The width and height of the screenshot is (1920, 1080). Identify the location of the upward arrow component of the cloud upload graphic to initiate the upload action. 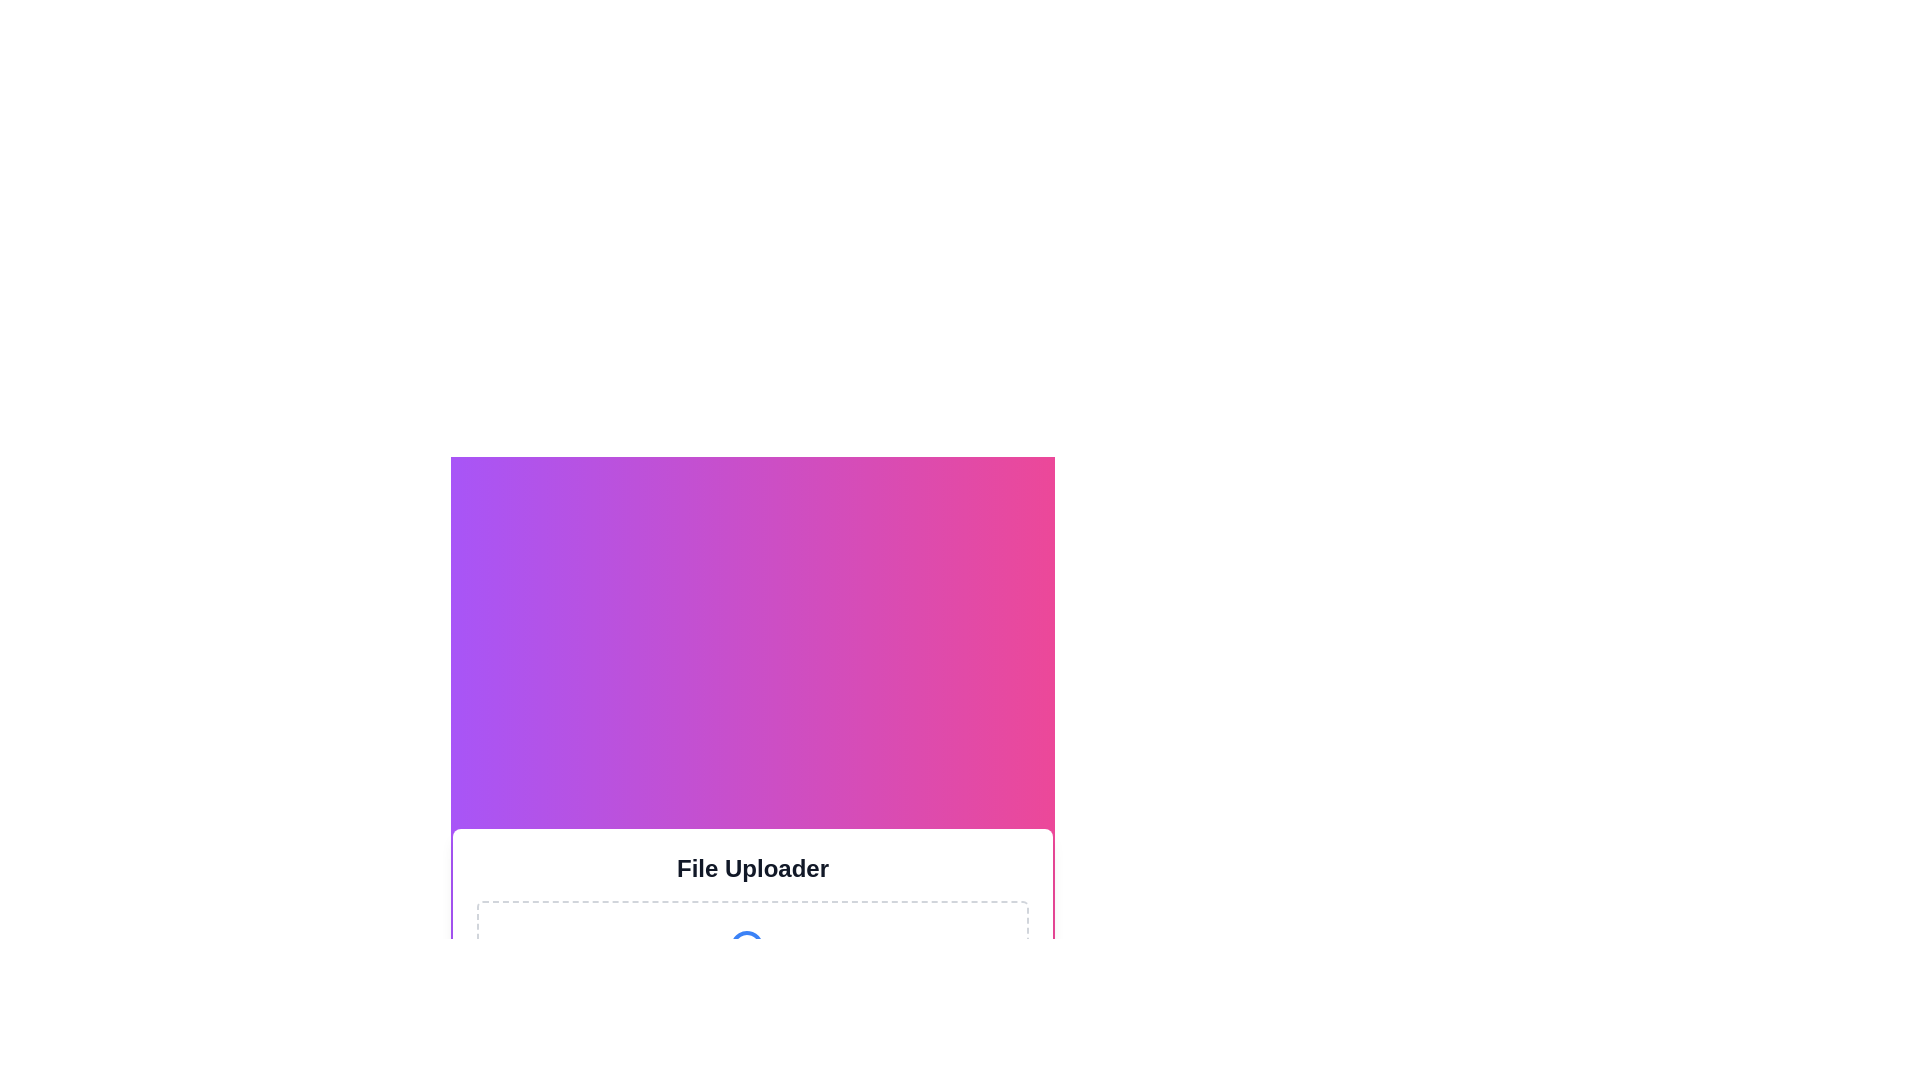
(752, 955).